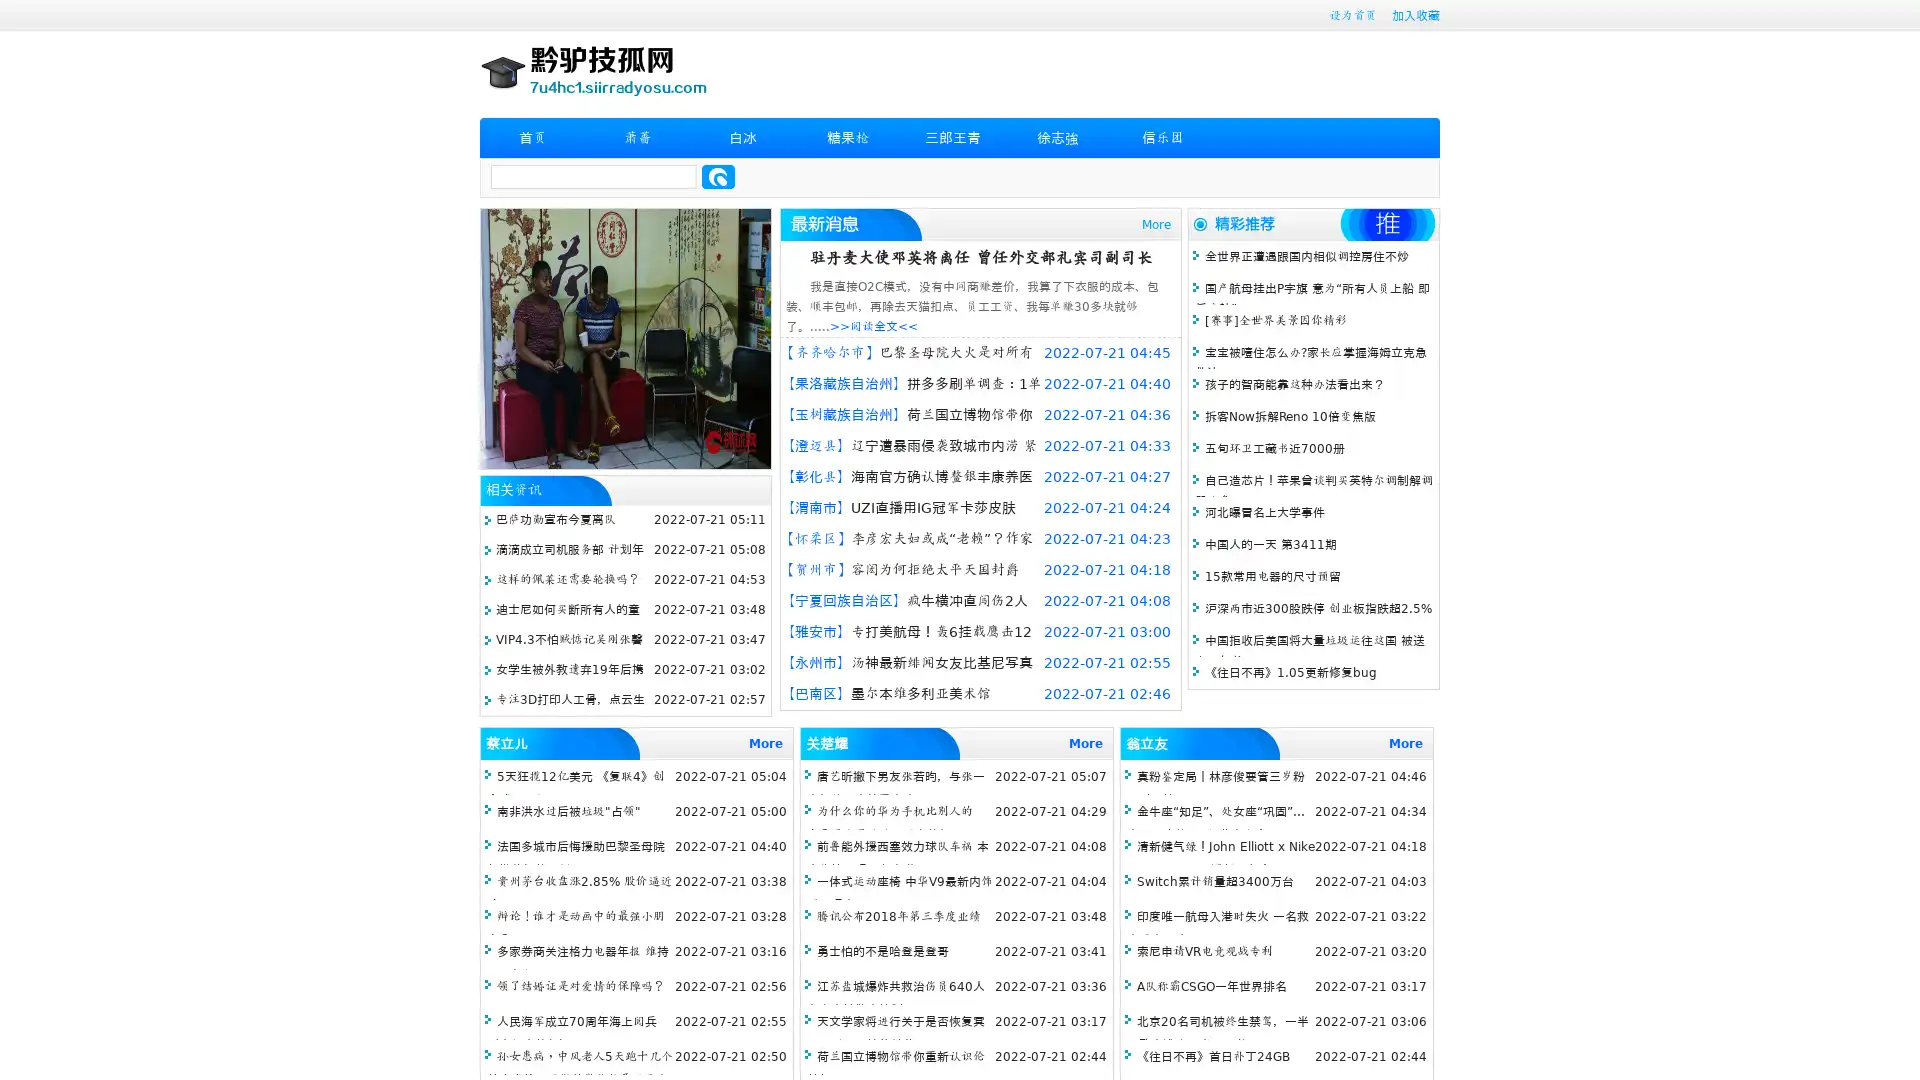 The height and width of the screenshot is (1080, 1920). I want to click on Search, so click(718, 176).